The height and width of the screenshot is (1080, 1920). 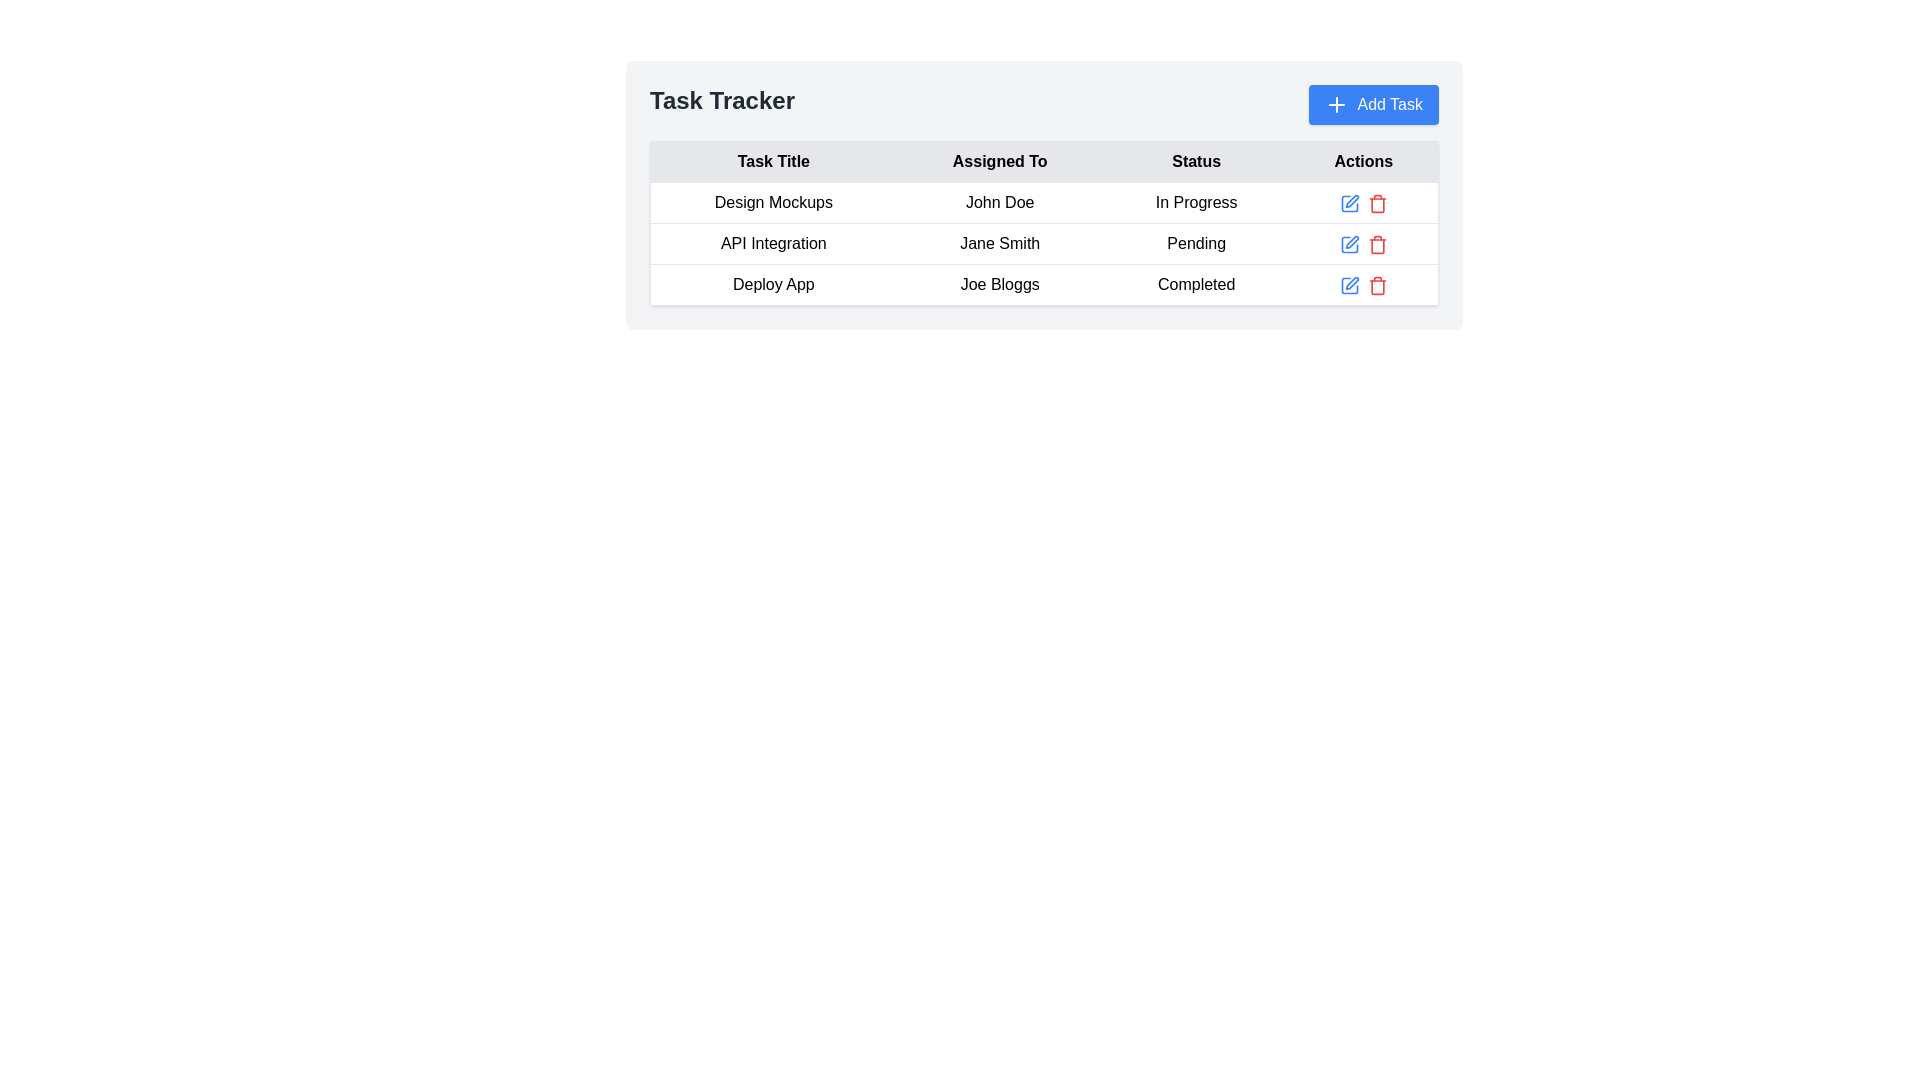 I want to click on the 'Actions' label, which is a bold black text on a light gray background, positioned as the fourth column header in a table layout, so click(x=1362, y=161).